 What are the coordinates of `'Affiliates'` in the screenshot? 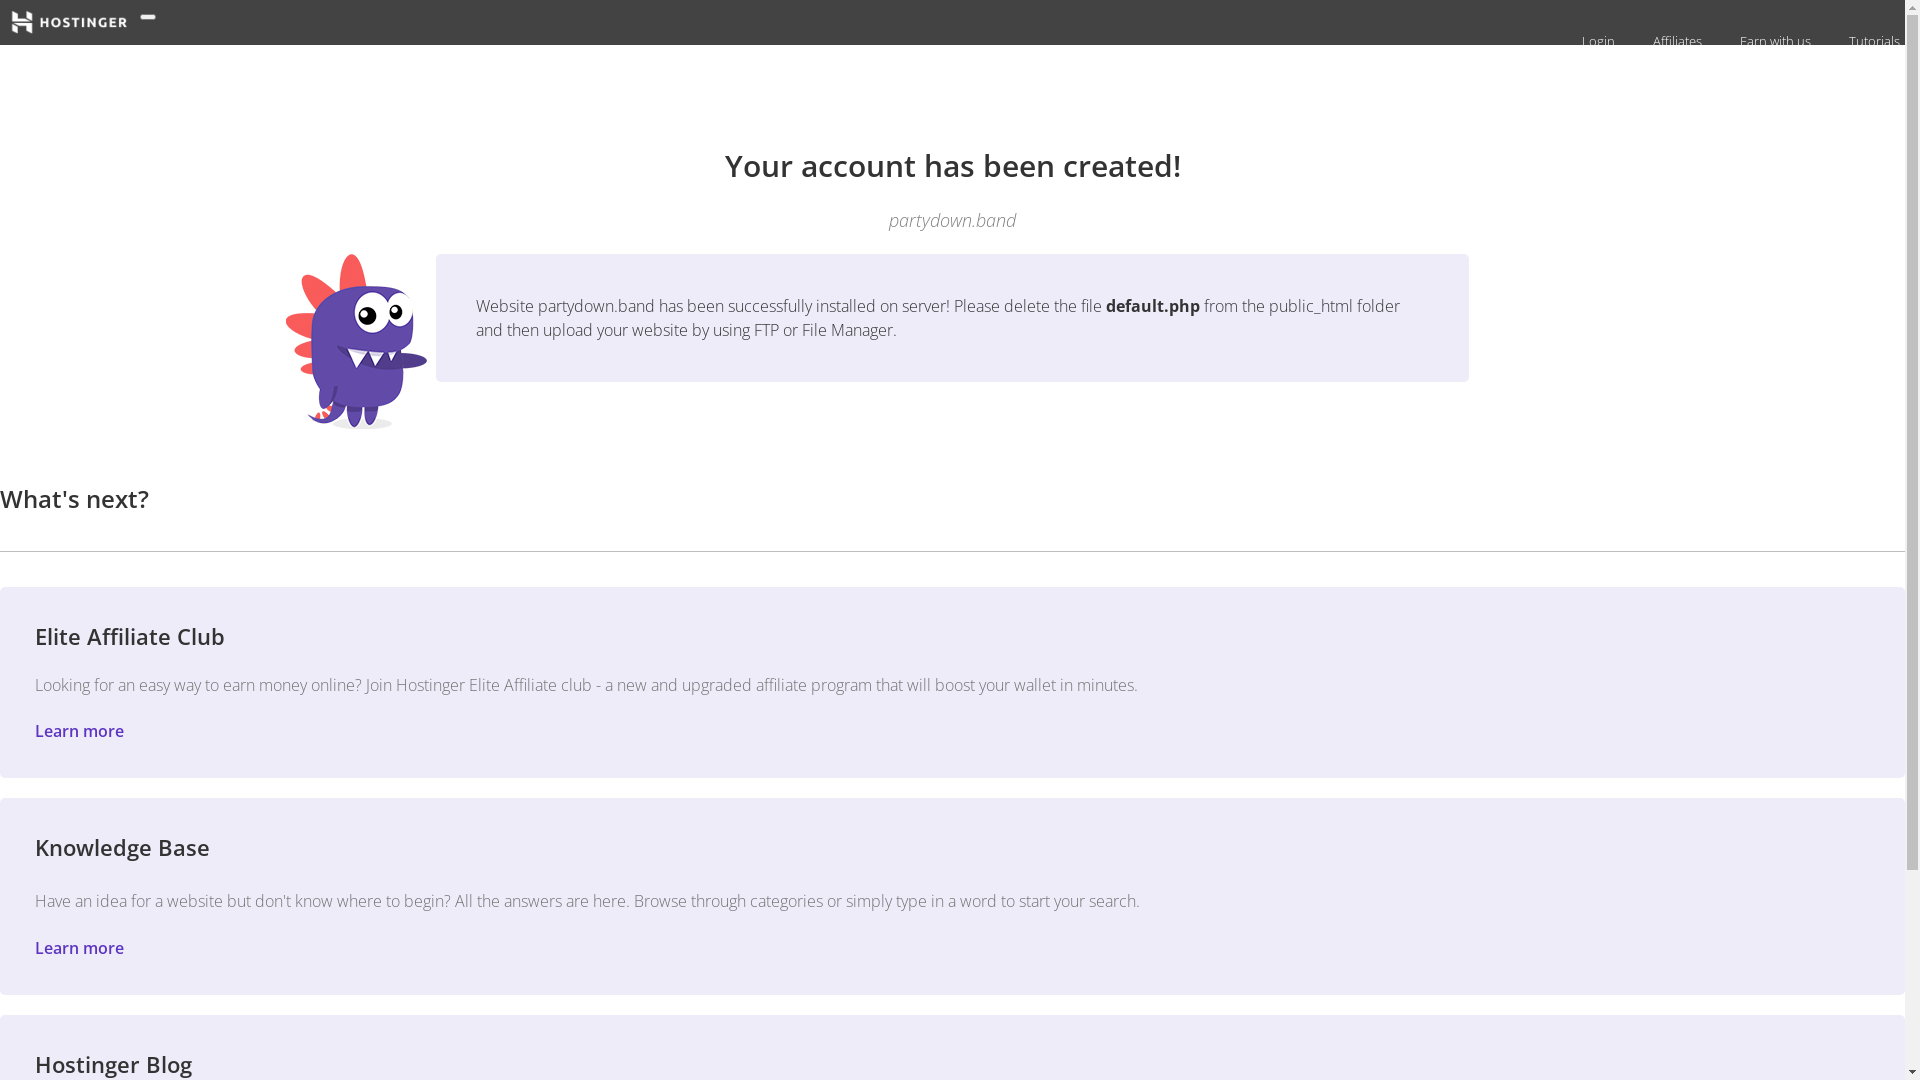 It's located at (1642, 41).